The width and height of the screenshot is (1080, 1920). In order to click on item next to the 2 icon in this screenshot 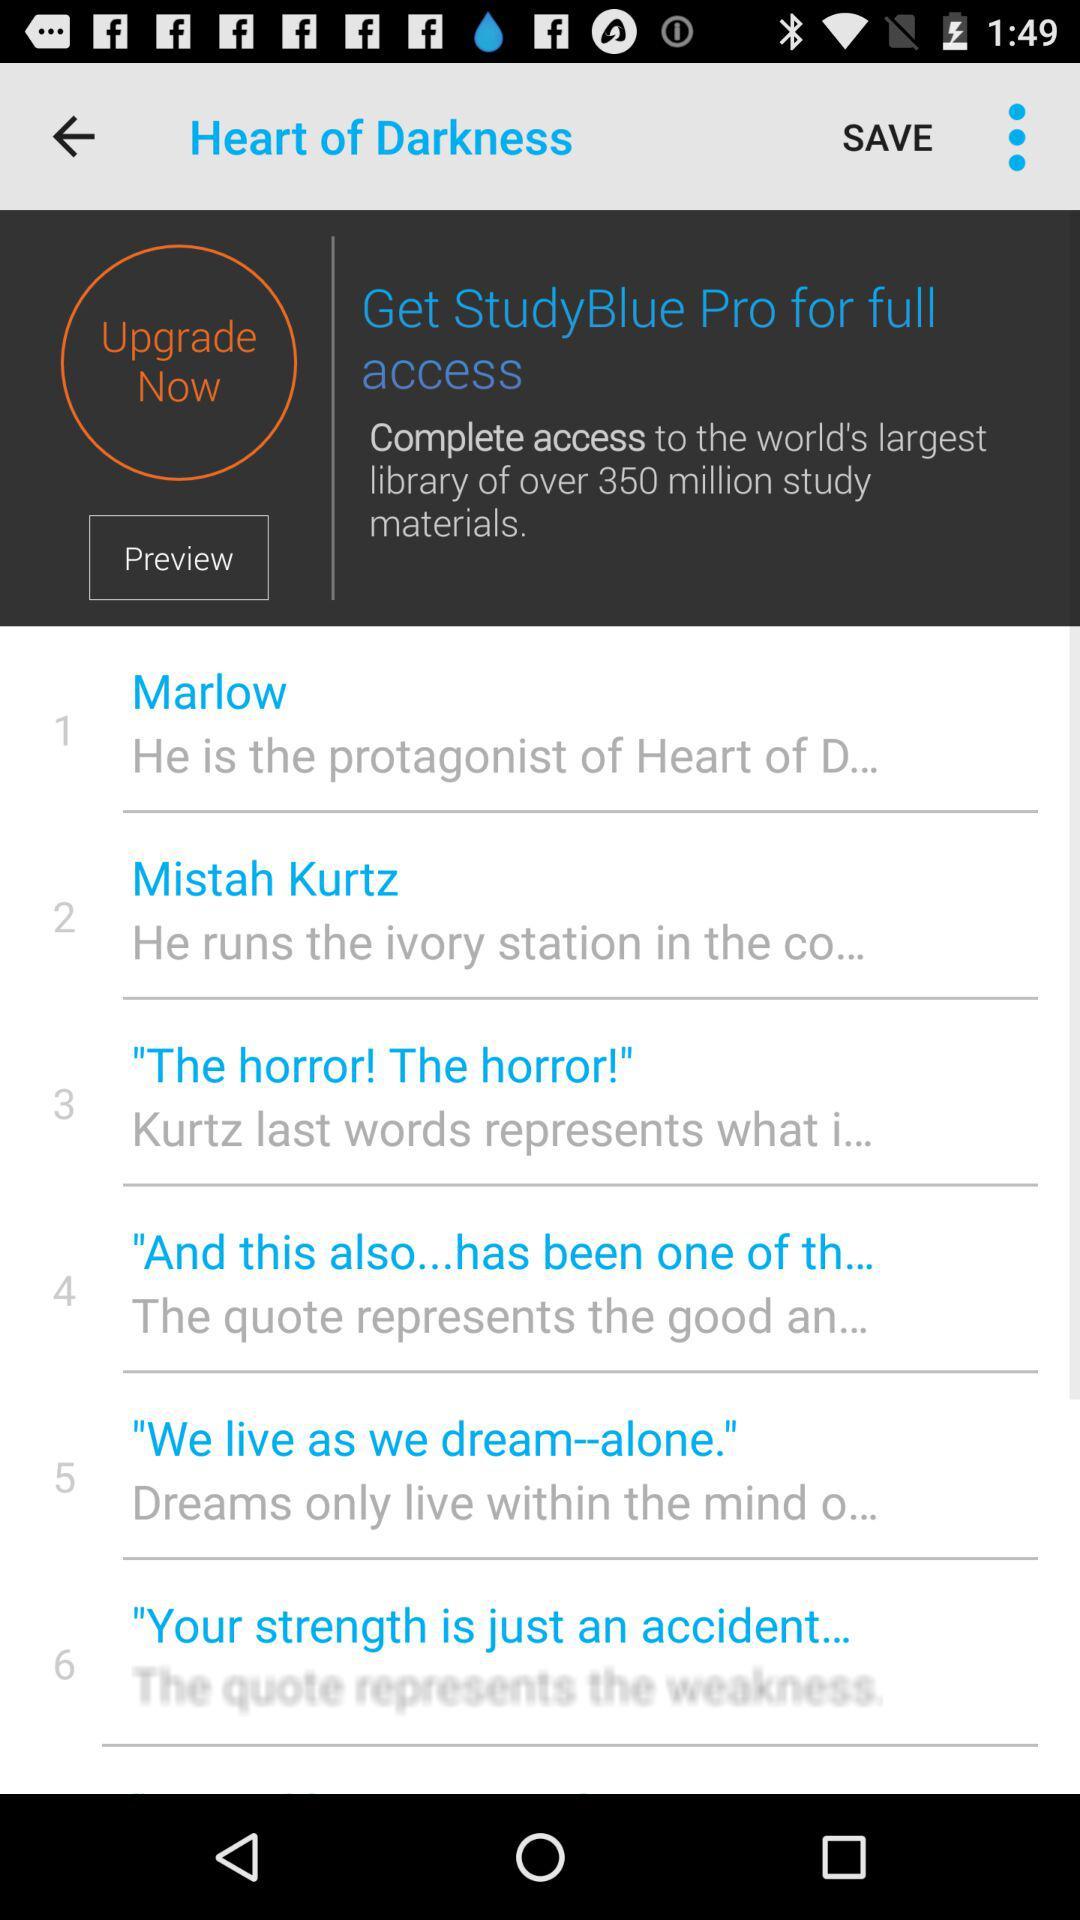, I will do `click(505, 877)`.